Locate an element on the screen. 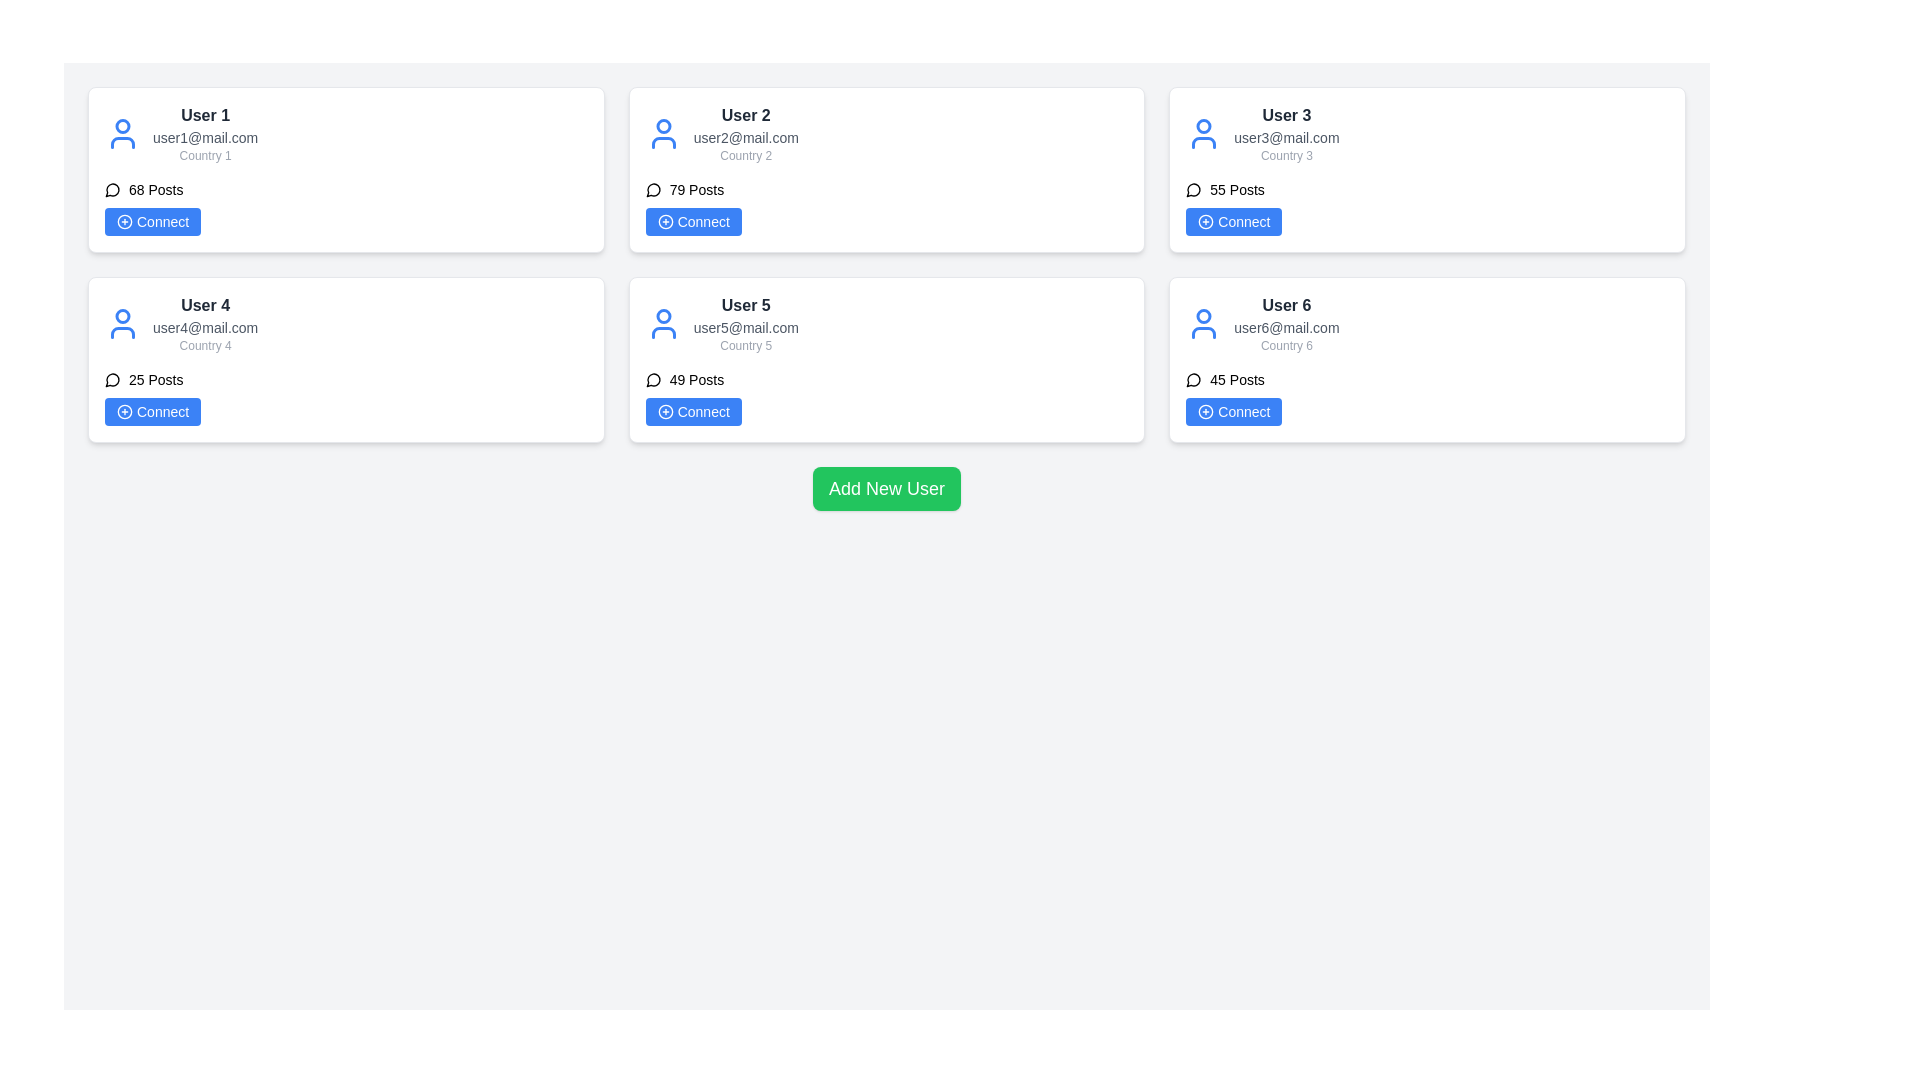 This screenshot has height=1080, width=1920. on the user details text display area that shows 'User 2', 'user2@mail.com', and 'Country 2' is located at coordinates (745, 134).